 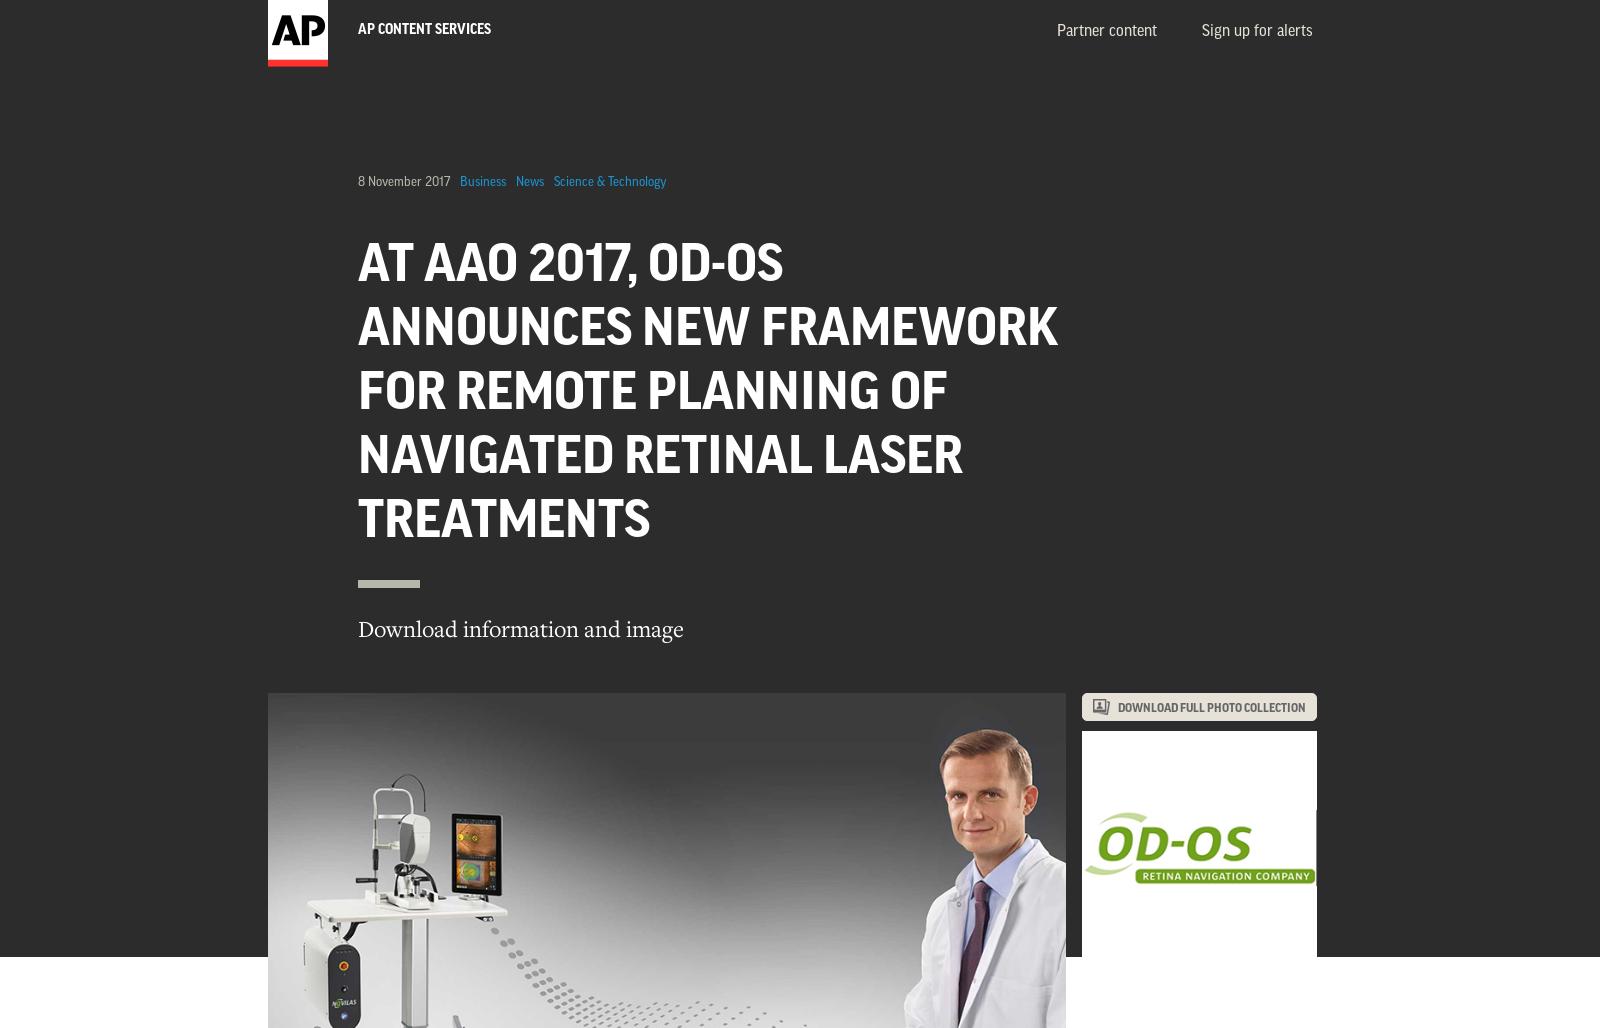 What do you see at coordinates (707, 391) in the screenshot?
I see `'AT AAO 2017, OD-OS ANNOUNCES NEW FRAMEWORK FOR REMOTE PLANNING OF NAVIGATED RETINAL LASER TREATMENTS'` at bounding box center [707, 391].